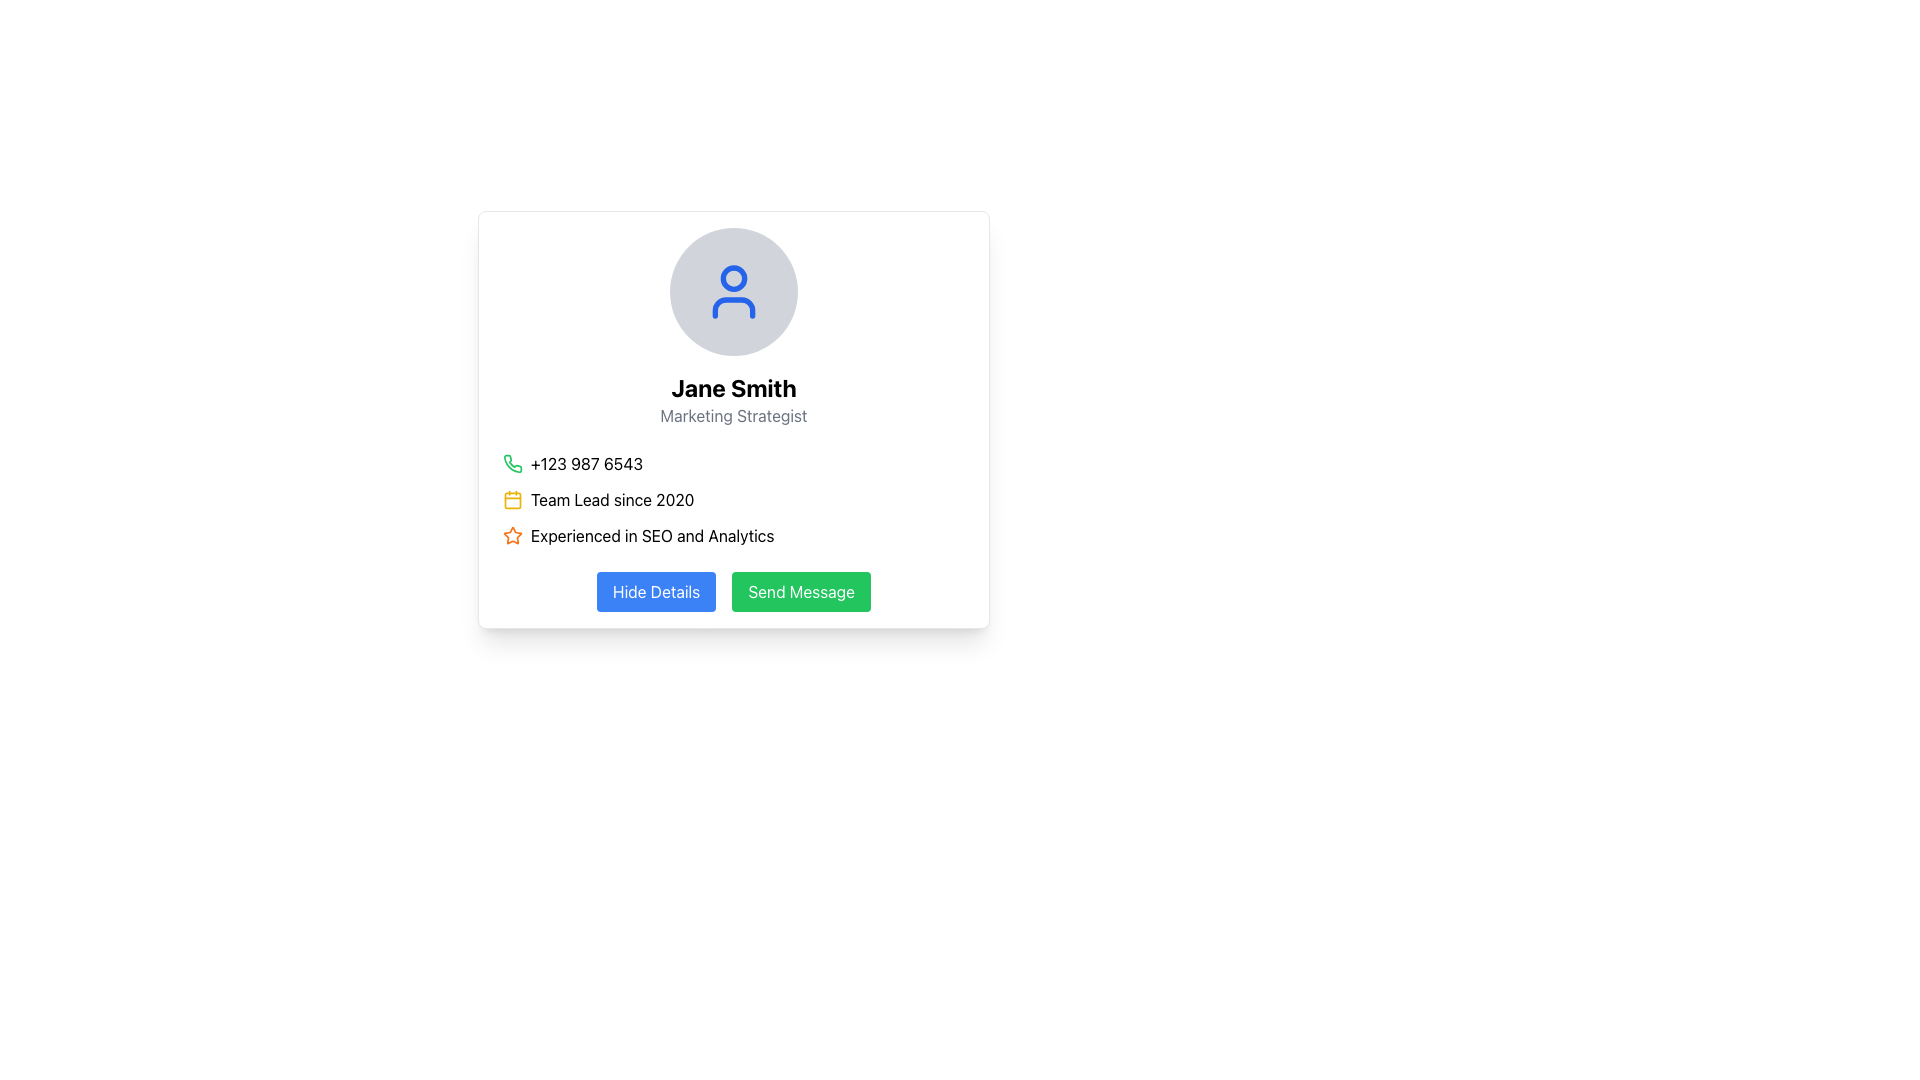 The height and width of the screenshot is (1080, 1920). What do you see at coordinates (733, 415) in the screenshot?
I see `the text label that identifies the role or occupation associated with 'Jane Smith' for additional details` at bounding box center [733, 415].